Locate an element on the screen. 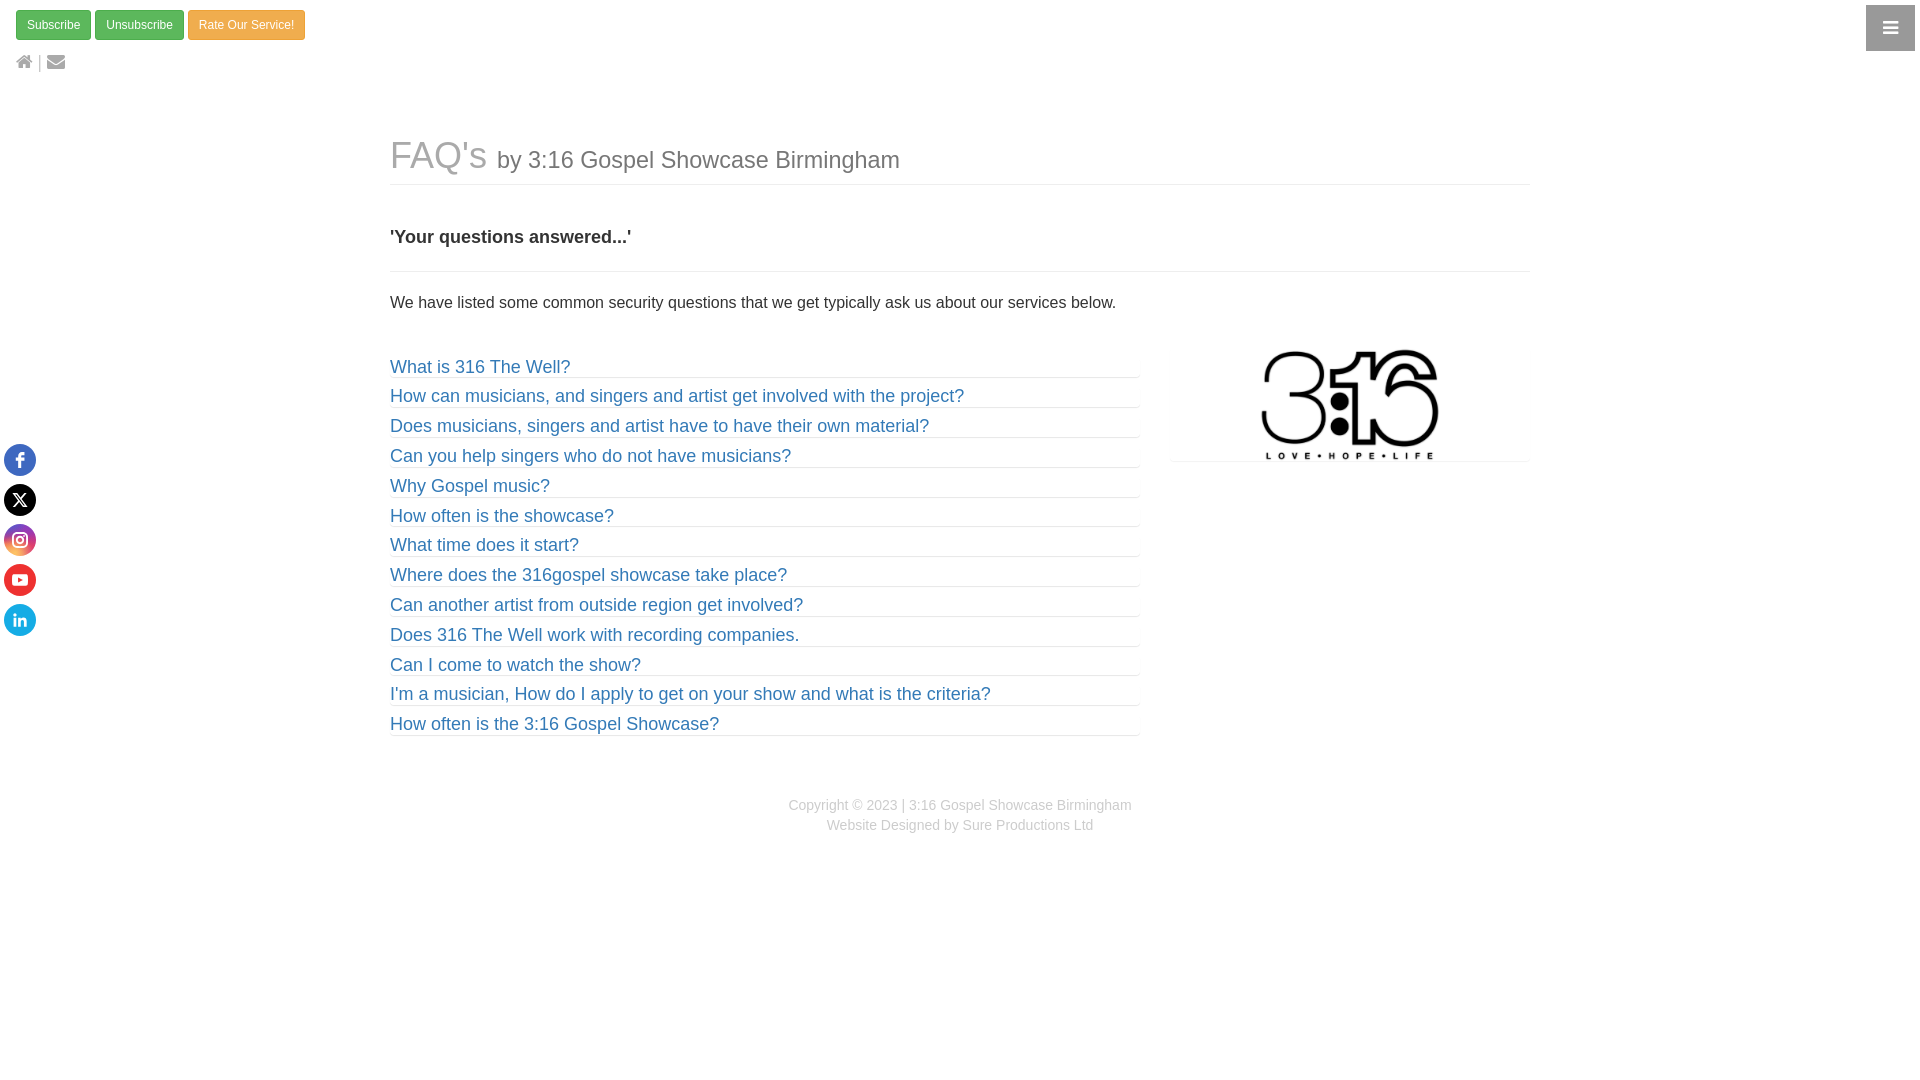  'How often is the showcase?' is located at coordinates (502, 515).